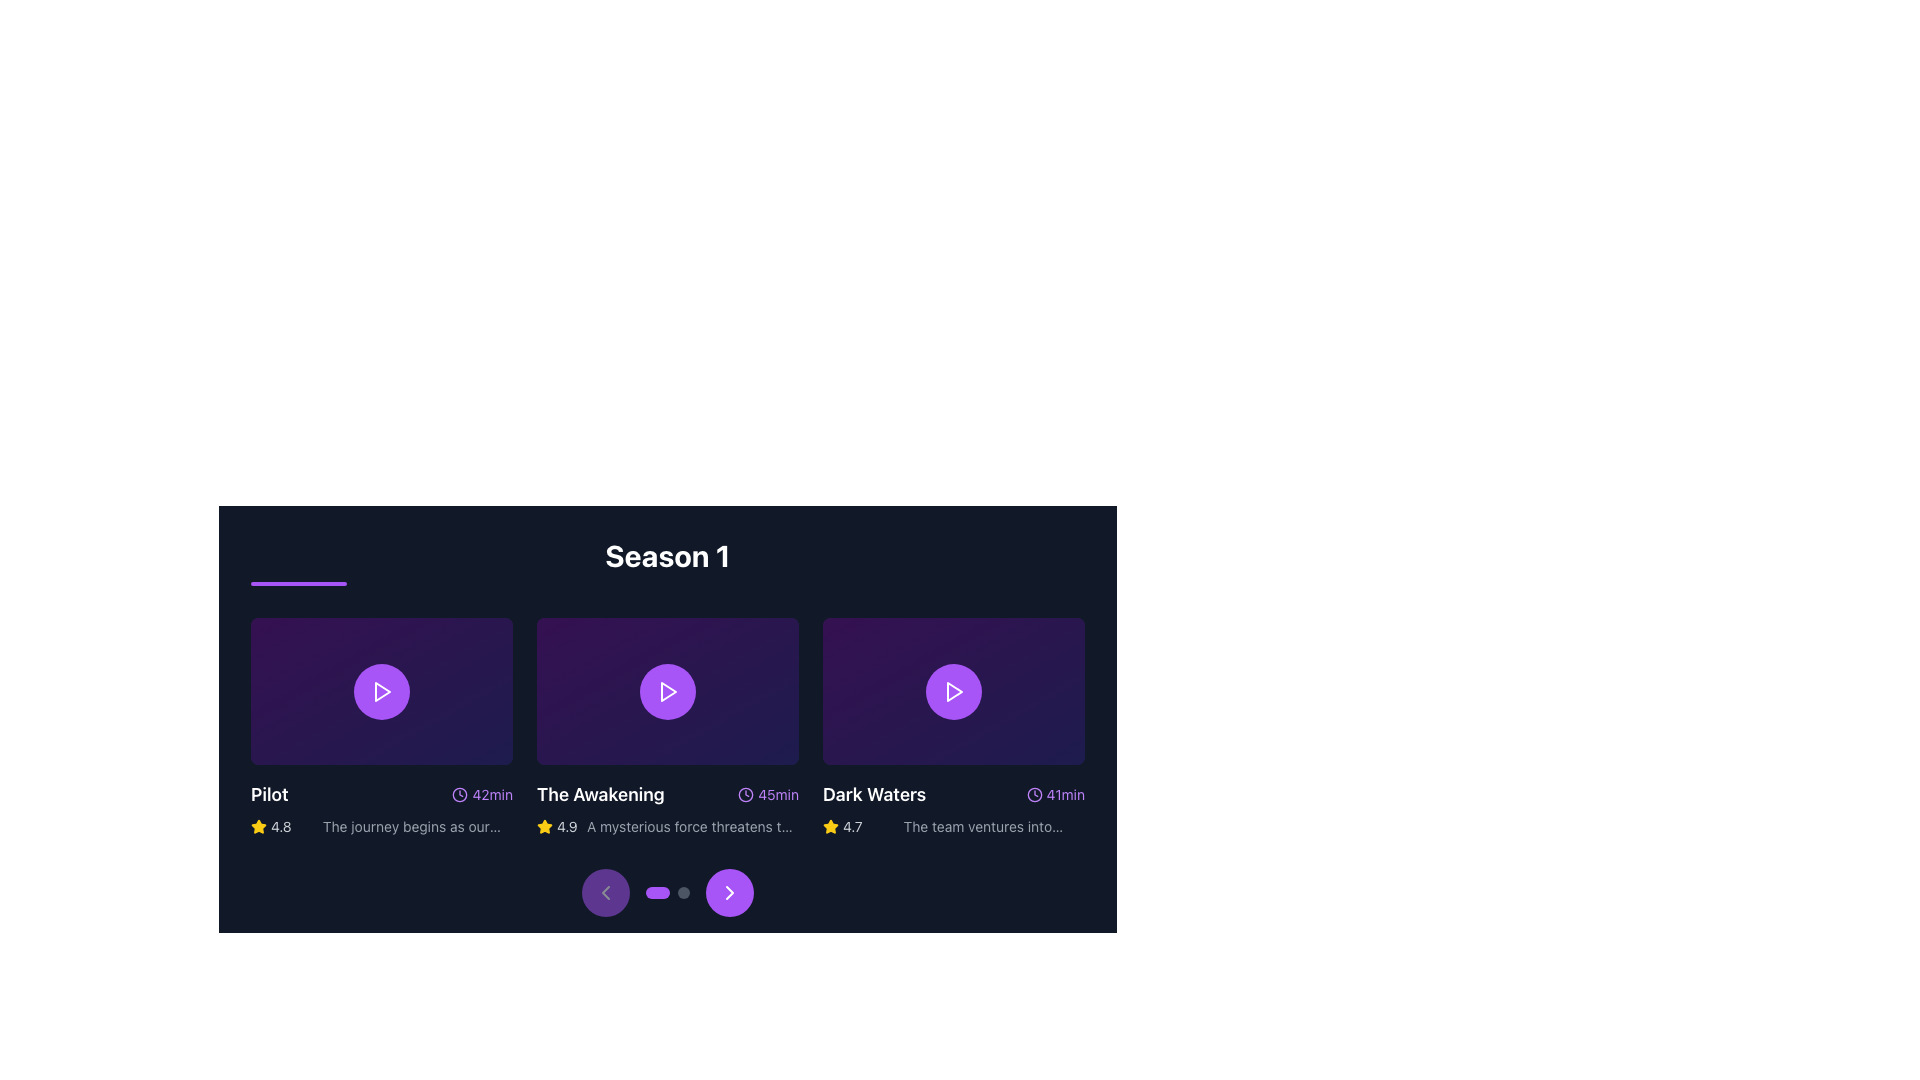 This screenshot has height=1080, width=1920. Describe the element at coordinates (842, 827) in the screenshot. I see `rating value '4.7' displayed in light gray font, positioned to the right of the yellow star icon in the bottom row of the 'Dark Waters' card` at that location.